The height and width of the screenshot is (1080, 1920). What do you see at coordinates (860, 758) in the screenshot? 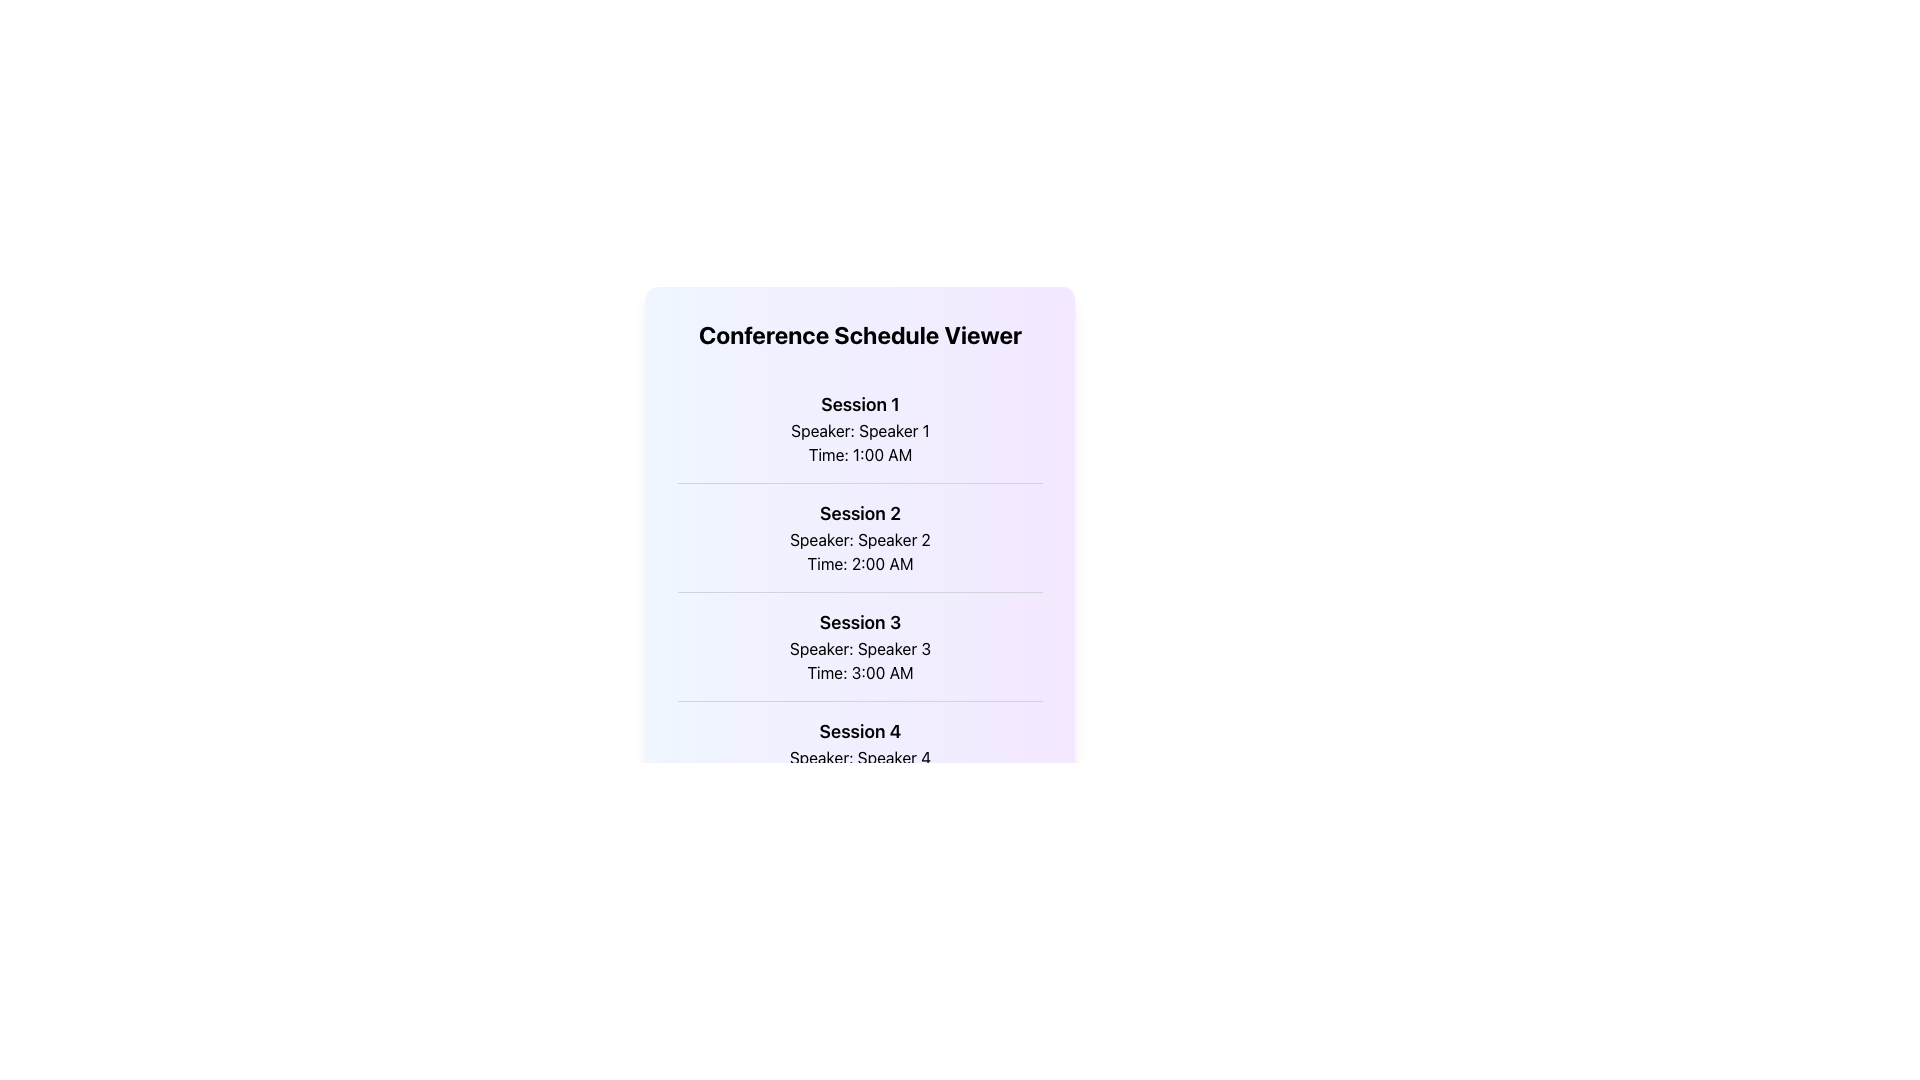
I see `text label that displays 'Speaker: Speaker 4', which is positioned below 'Session 4' and above 'Time: 4:00 AM'` at bounding box center [860, 758].